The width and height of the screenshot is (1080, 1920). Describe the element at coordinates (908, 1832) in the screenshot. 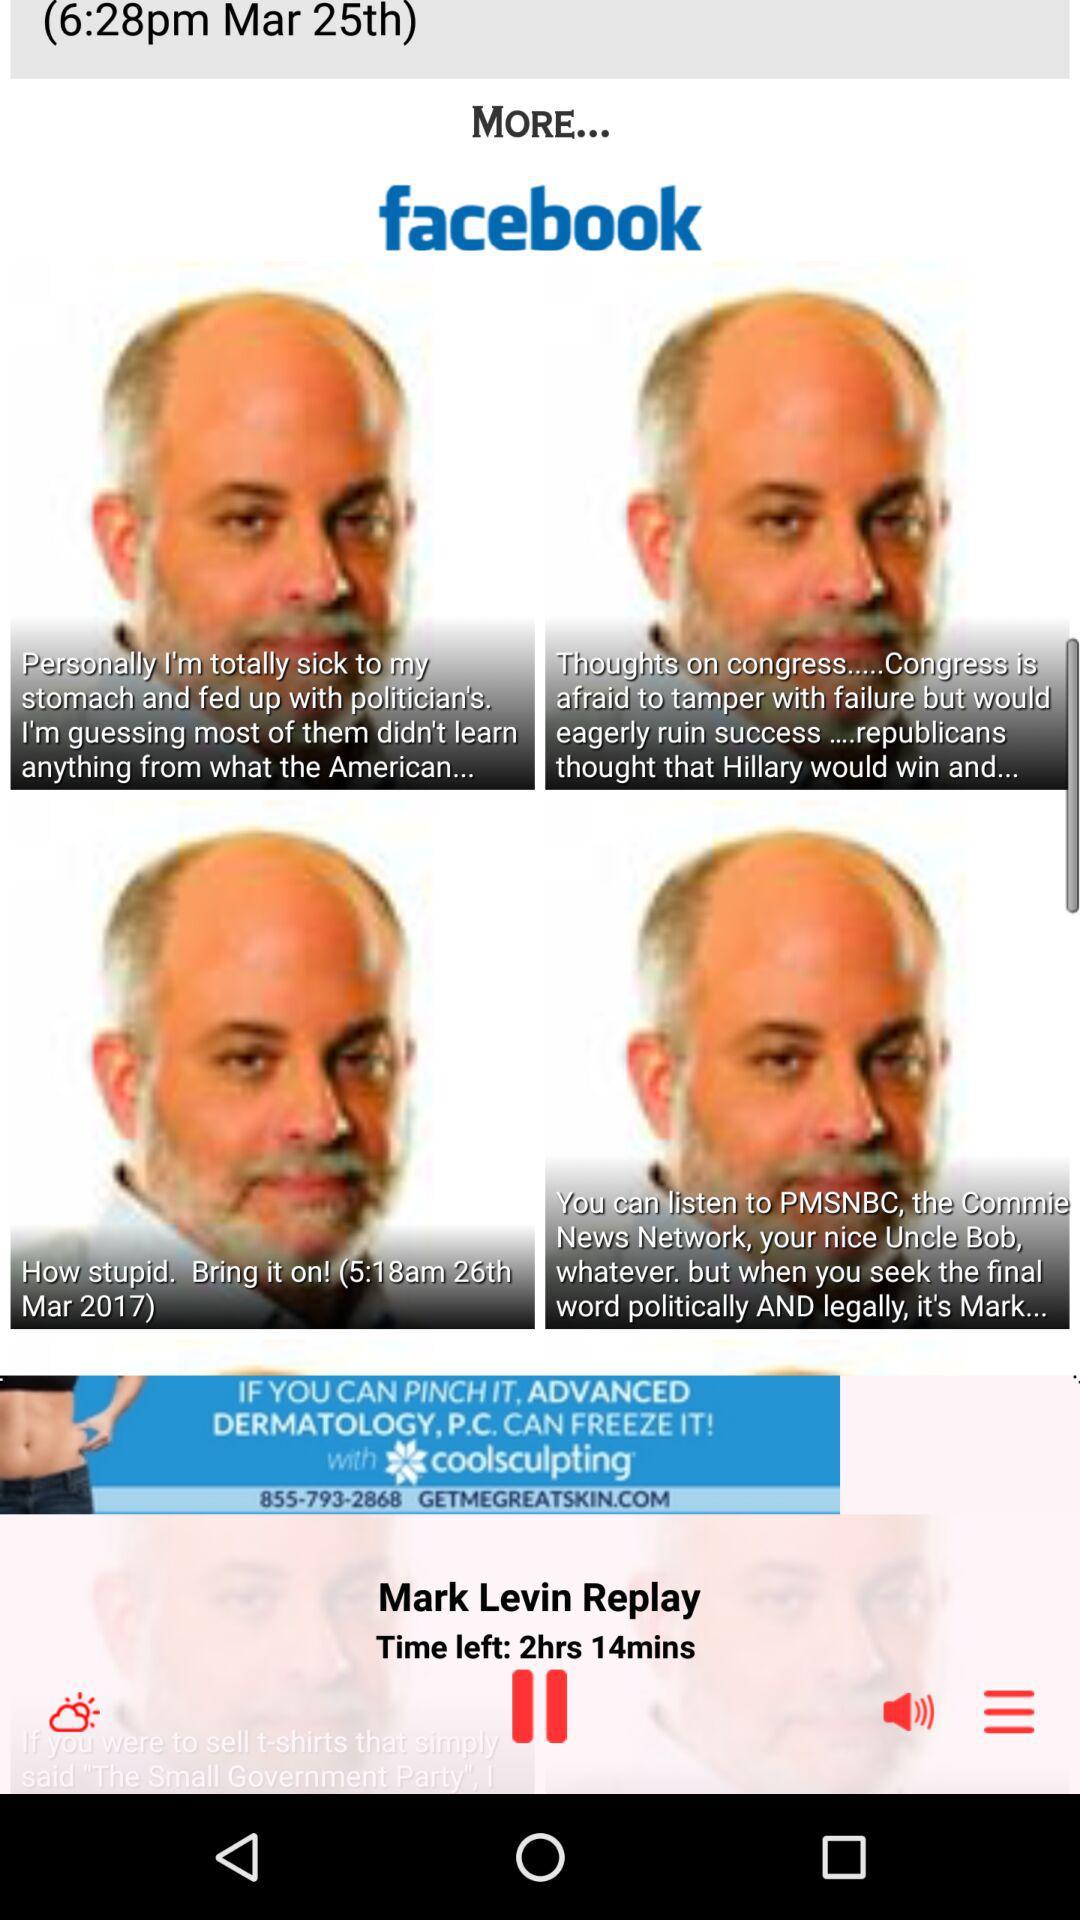

I see `the volume icon` at that location.